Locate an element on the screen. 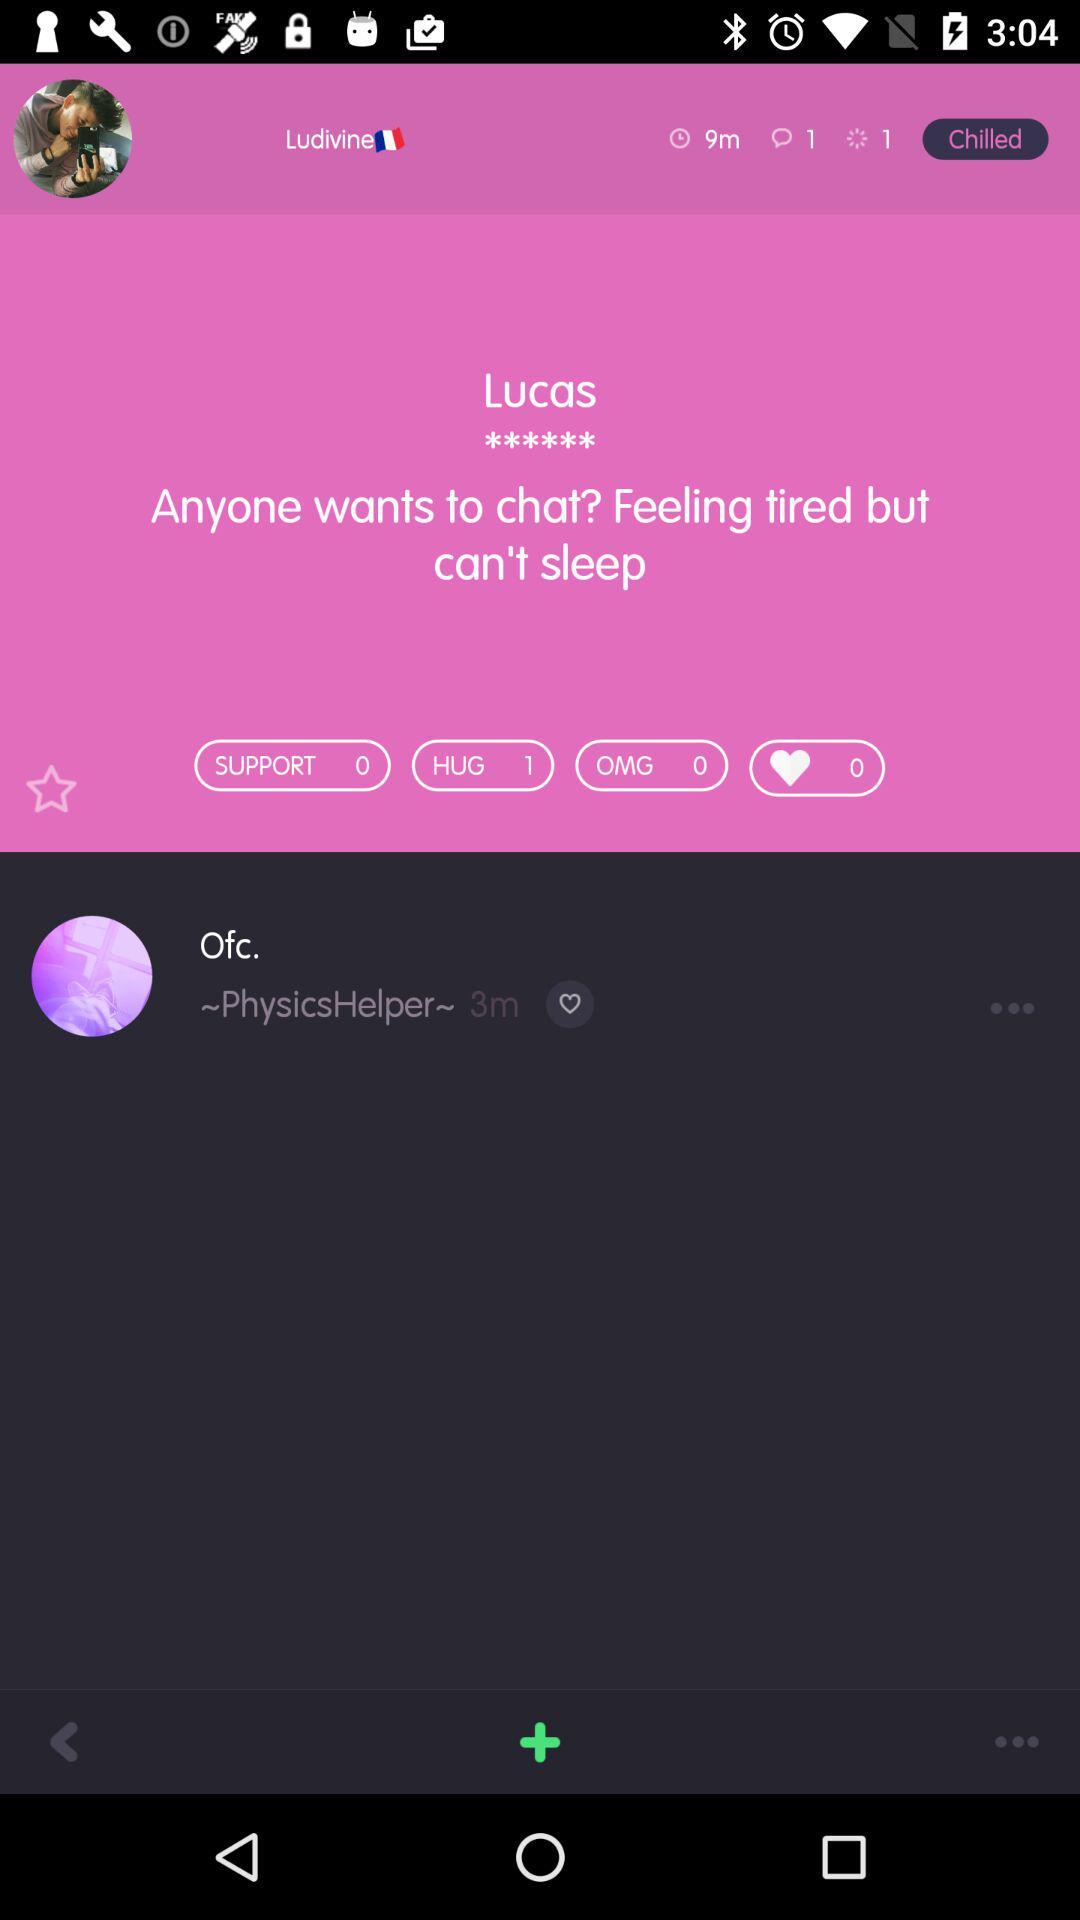  the icon above lucas anyone wants item is located at coordinates (71, 137).